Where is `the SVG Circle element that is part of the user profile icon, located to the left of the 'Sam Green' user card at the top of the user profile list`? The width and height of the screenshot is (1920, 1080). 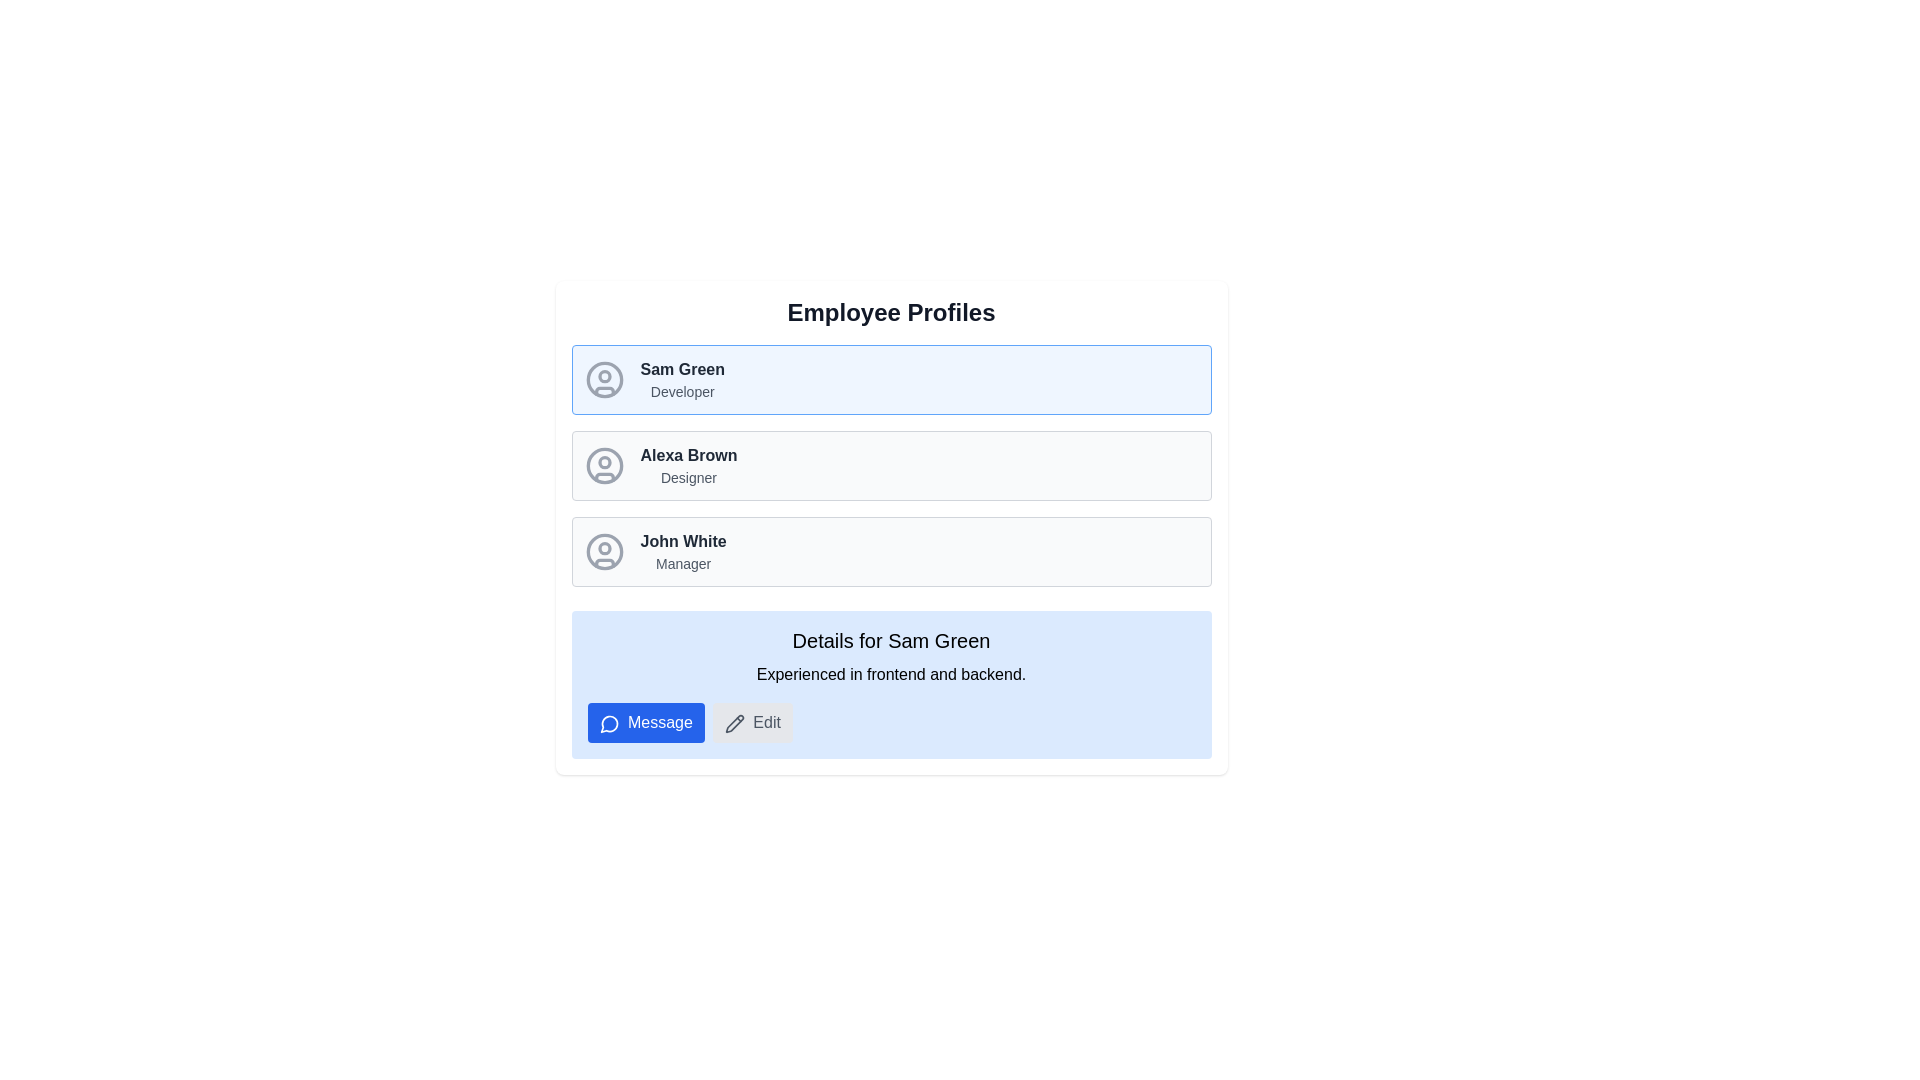 the SVG Circle element that is part of the user profile icon, located to the left of the 'Sam Green' user card at the top of the user profile list is located at coordinates (603, 548).